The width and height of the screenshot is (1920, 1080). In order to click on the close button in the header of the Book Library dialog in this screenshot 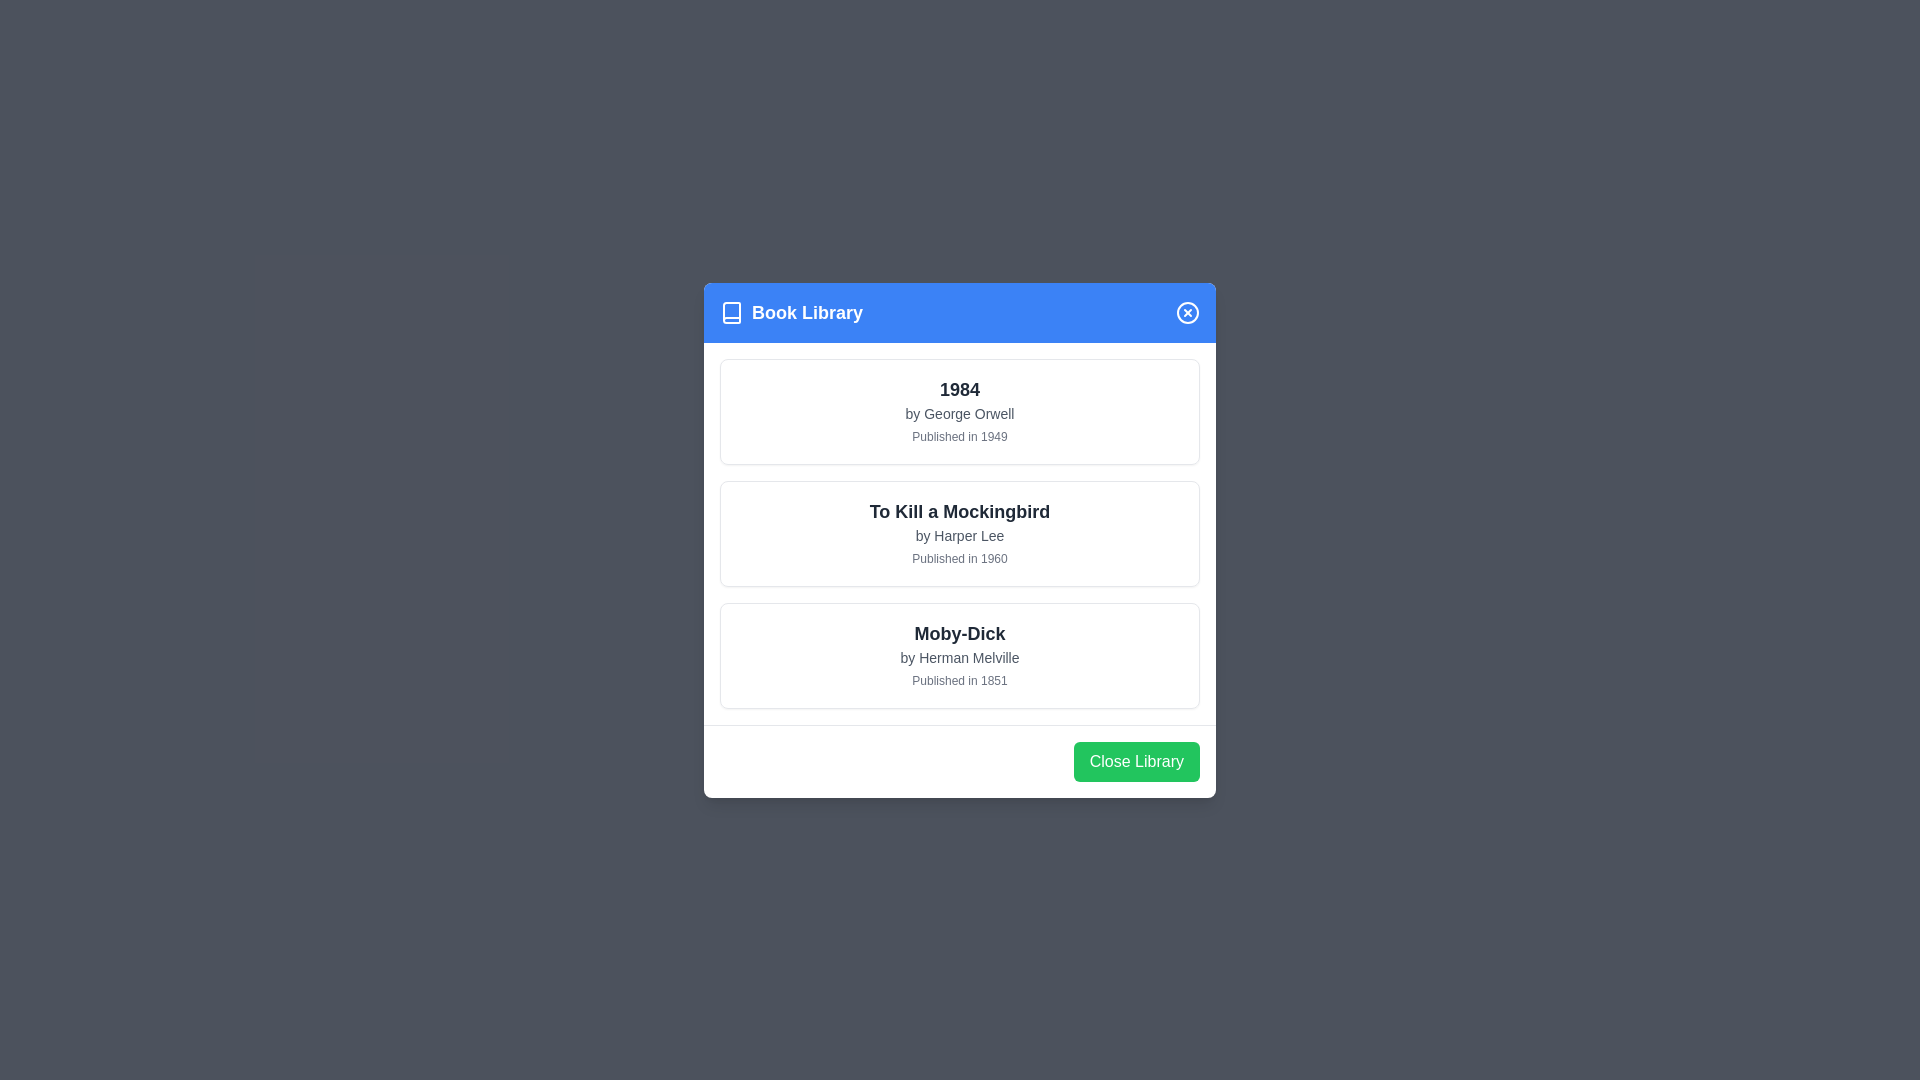, I will do `click(1188, 312)`.